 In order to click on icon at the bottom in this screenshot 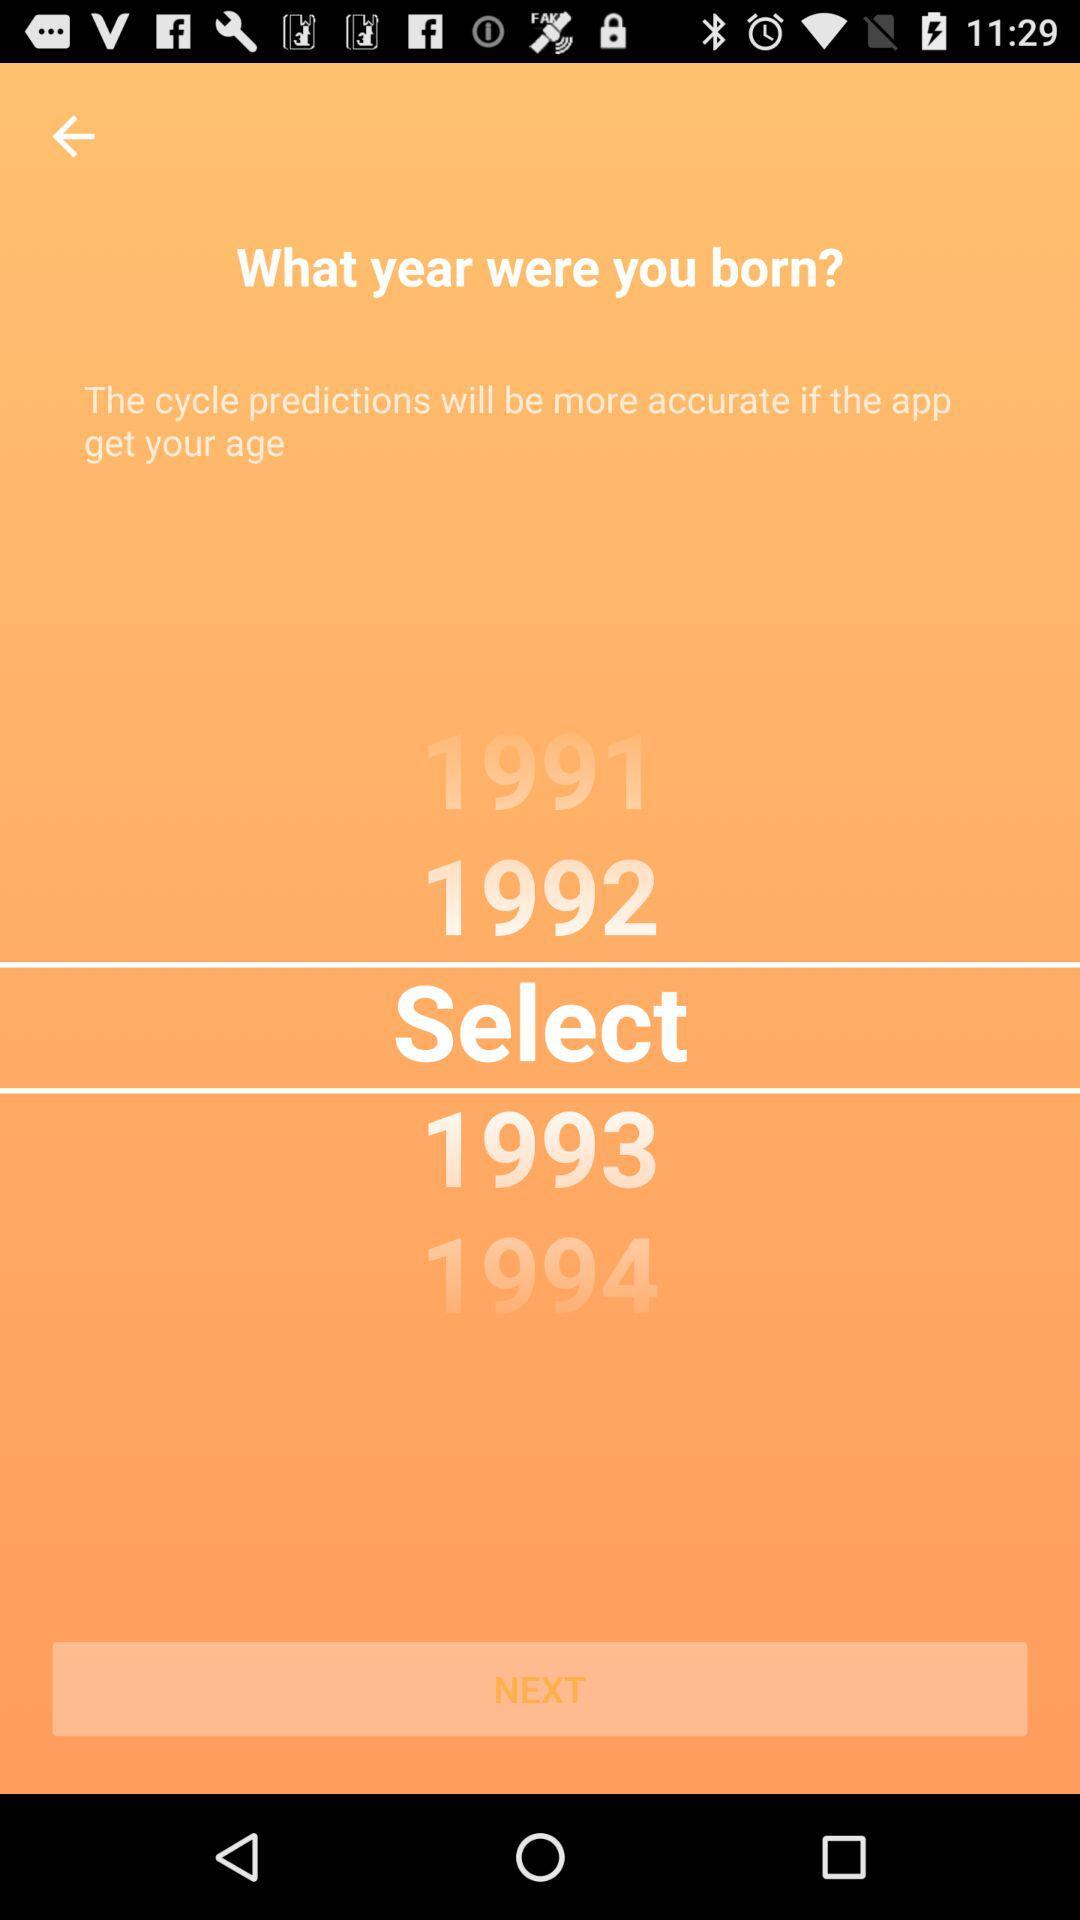, I will do `click(540, 1688)`.